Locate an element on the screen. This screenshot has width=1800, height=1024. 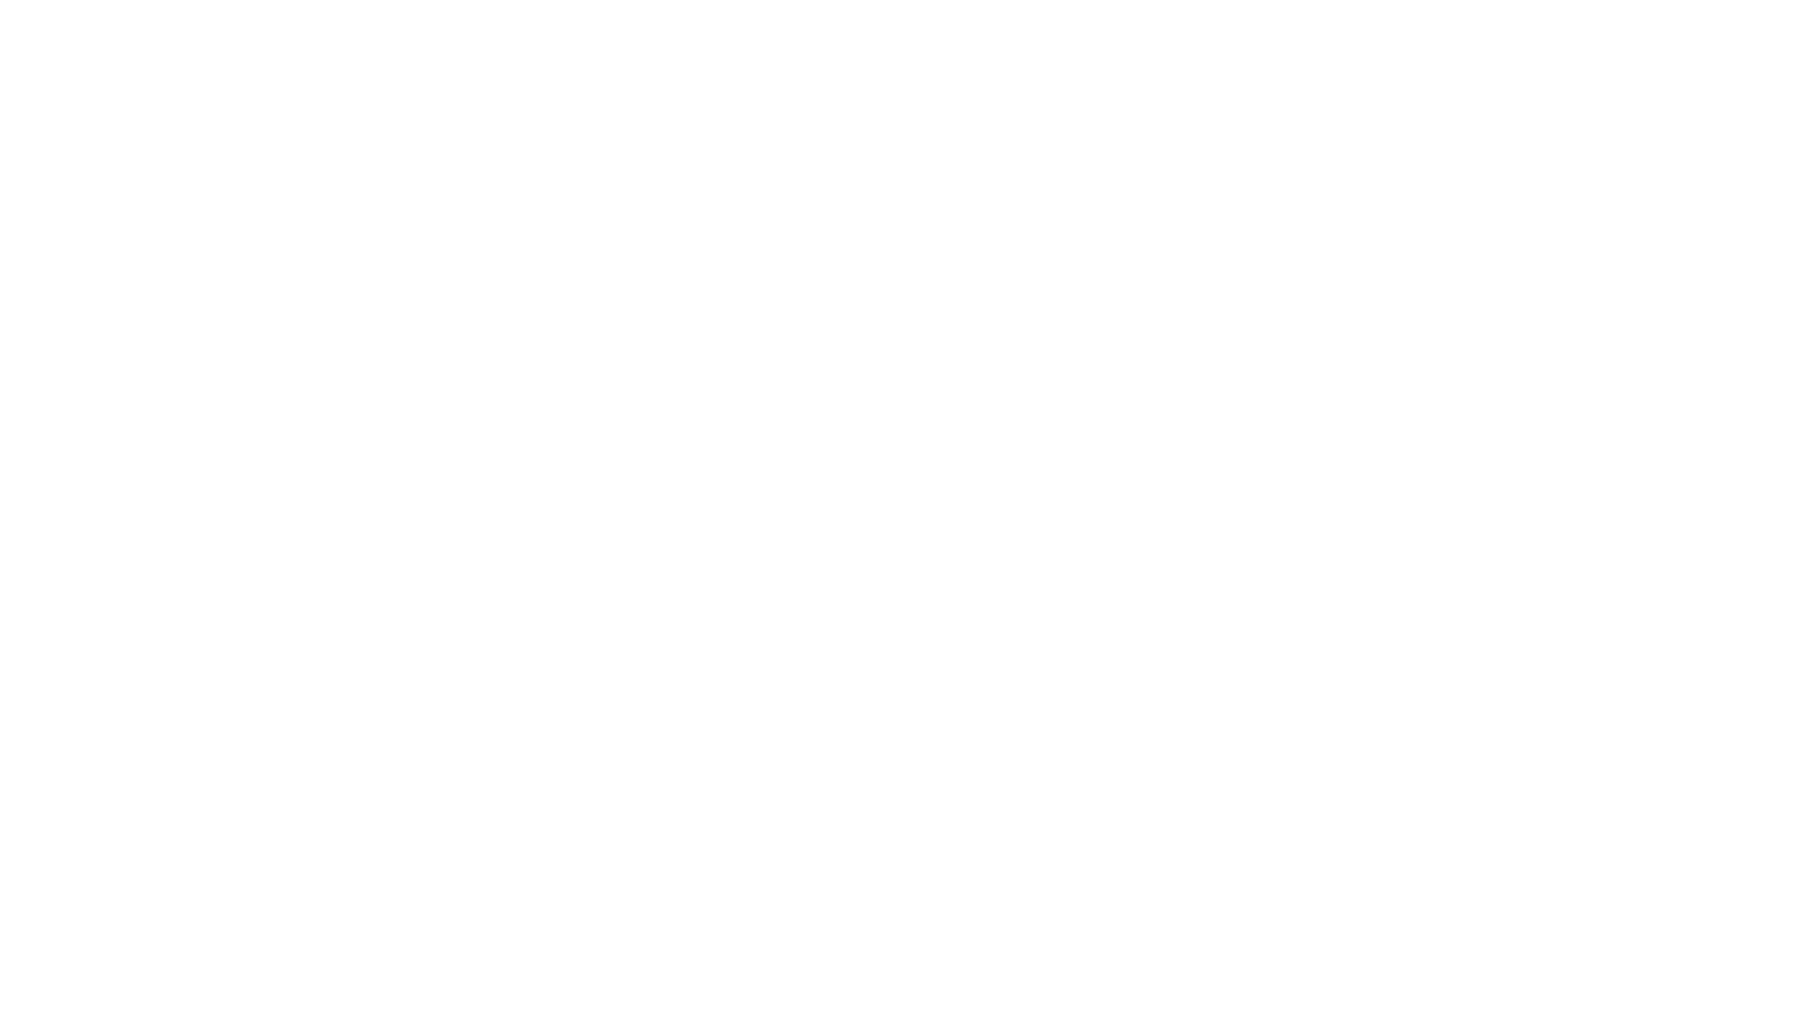
'Dandy Dab- a medium well balanced single variety cider' is located at coordinates (556, 236).